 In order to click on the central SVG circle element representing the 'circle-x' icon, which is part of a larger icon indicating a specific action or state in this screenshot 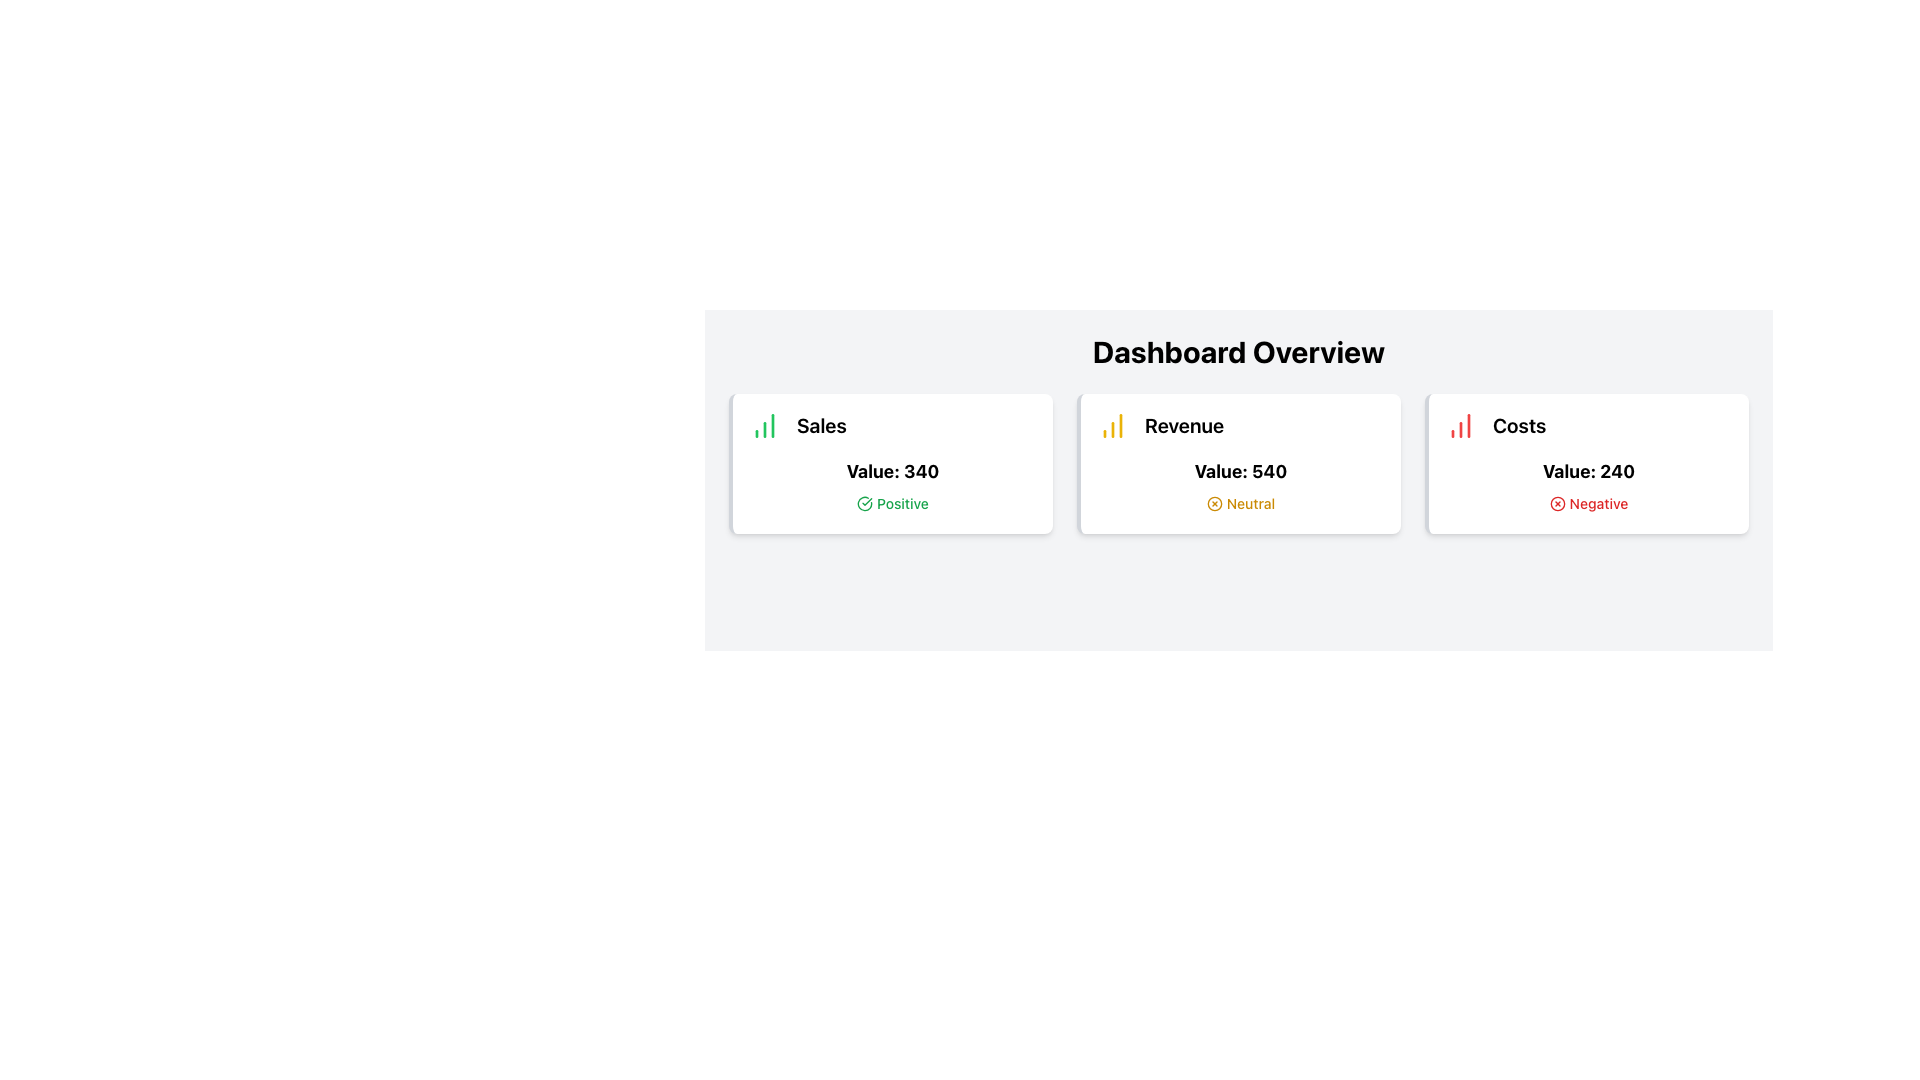, I will do `click(1213, 503)`.